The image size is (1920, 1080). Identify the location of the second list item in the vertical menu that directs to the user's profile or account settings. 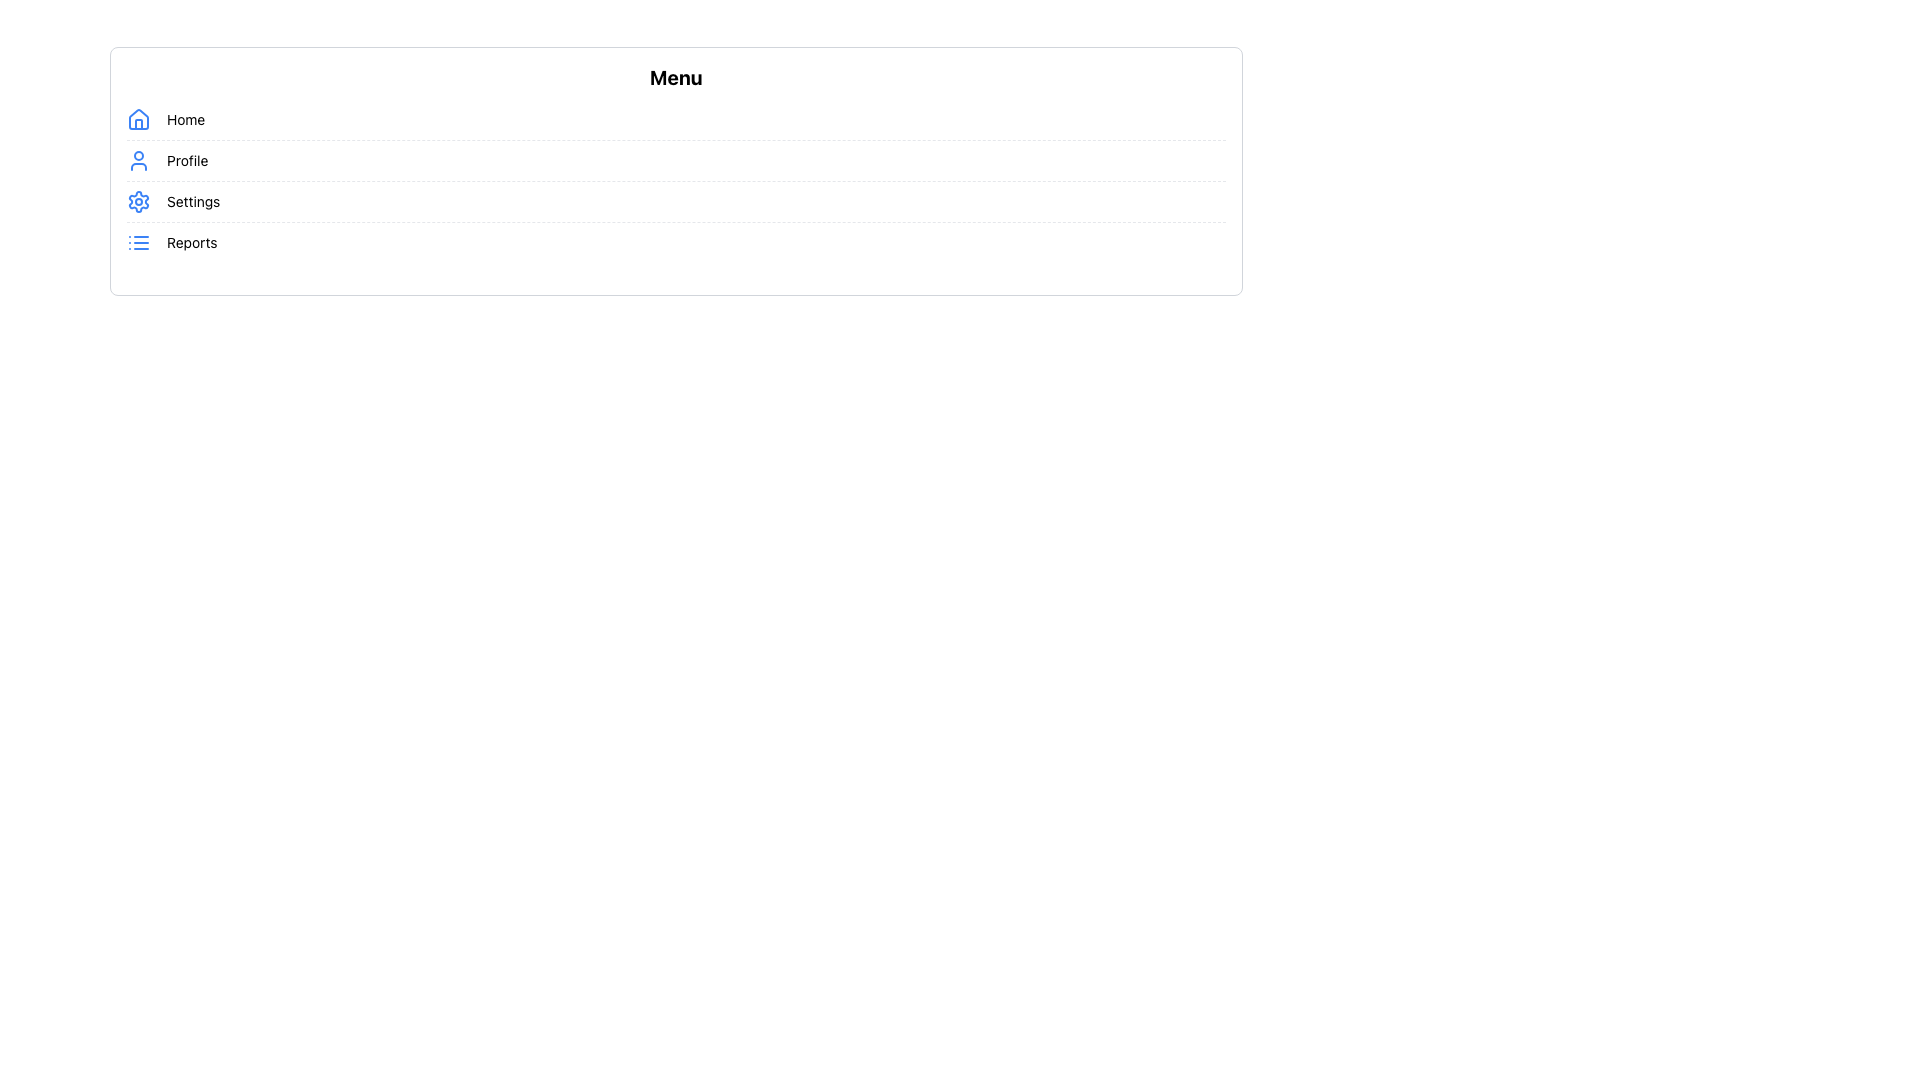
(676, 159).